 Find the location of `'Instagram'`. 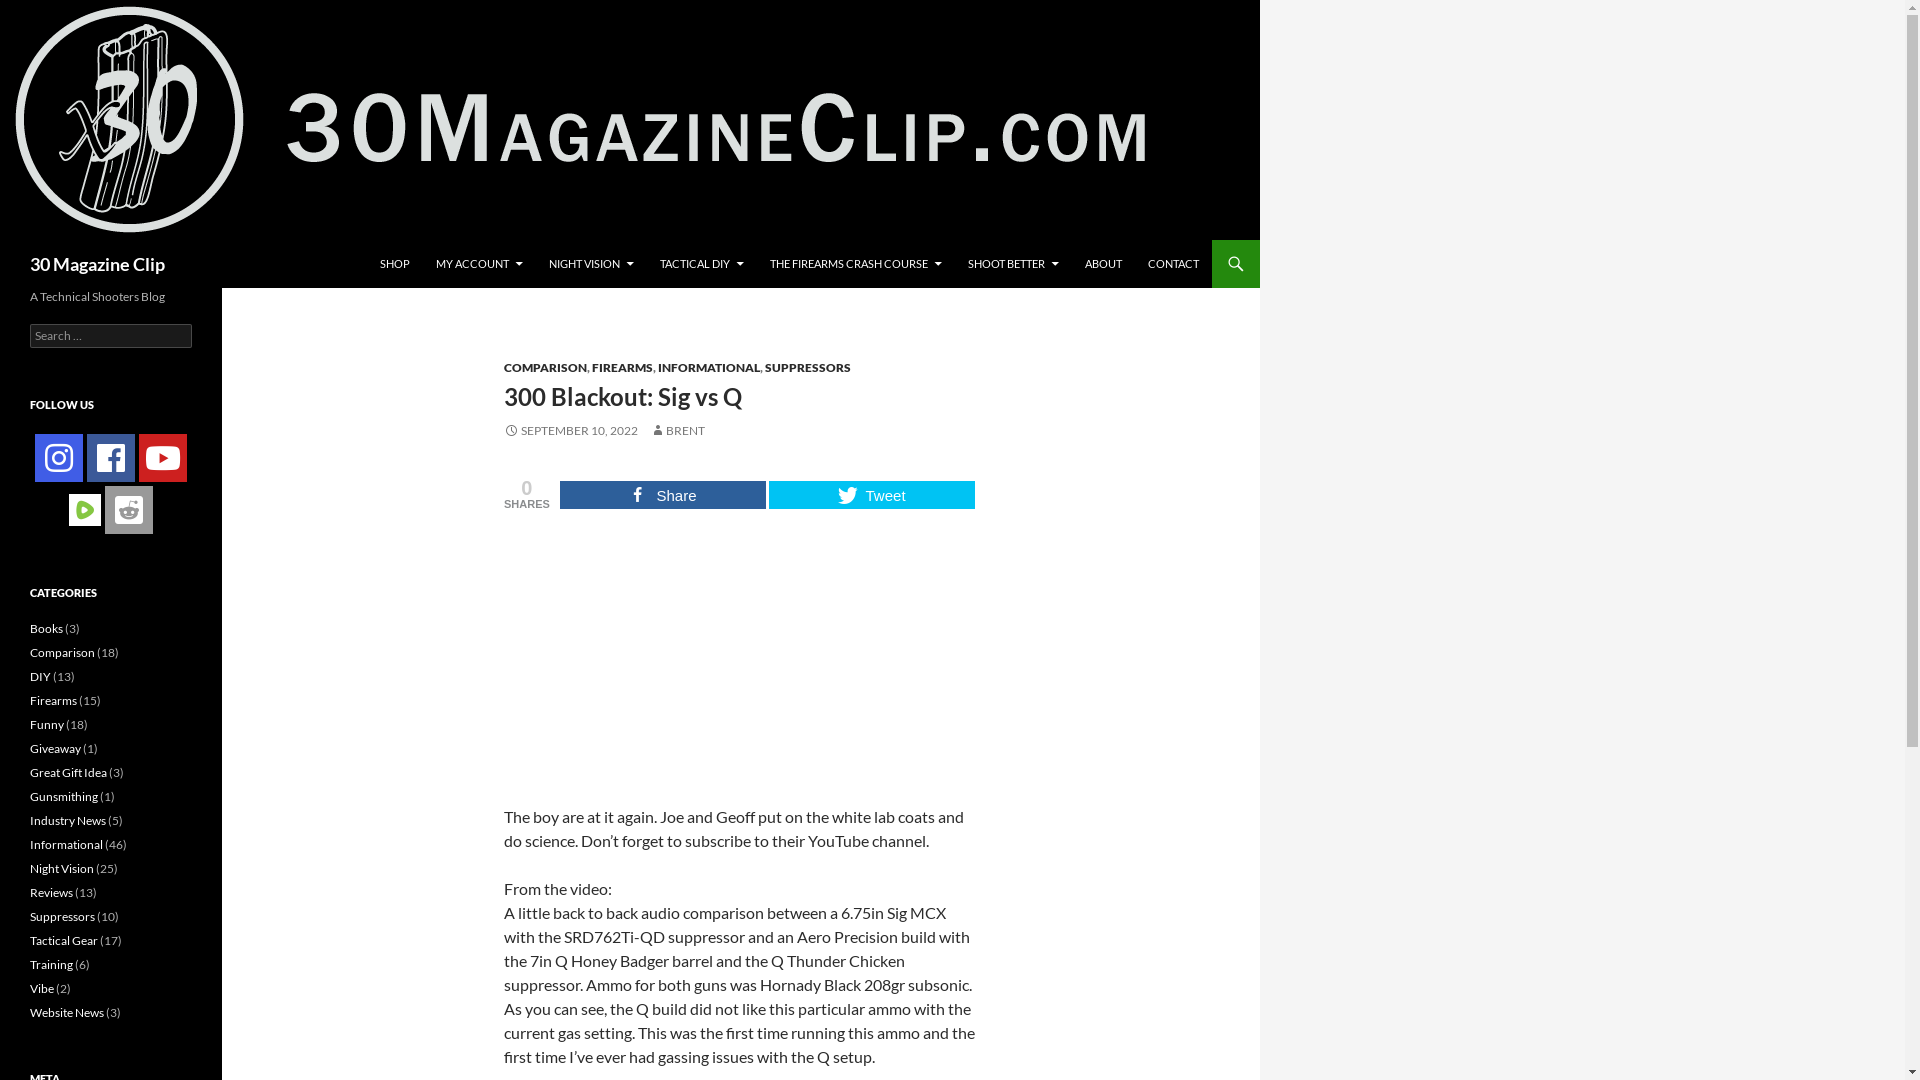

'Instagram' is located at coordinates (58, 458).